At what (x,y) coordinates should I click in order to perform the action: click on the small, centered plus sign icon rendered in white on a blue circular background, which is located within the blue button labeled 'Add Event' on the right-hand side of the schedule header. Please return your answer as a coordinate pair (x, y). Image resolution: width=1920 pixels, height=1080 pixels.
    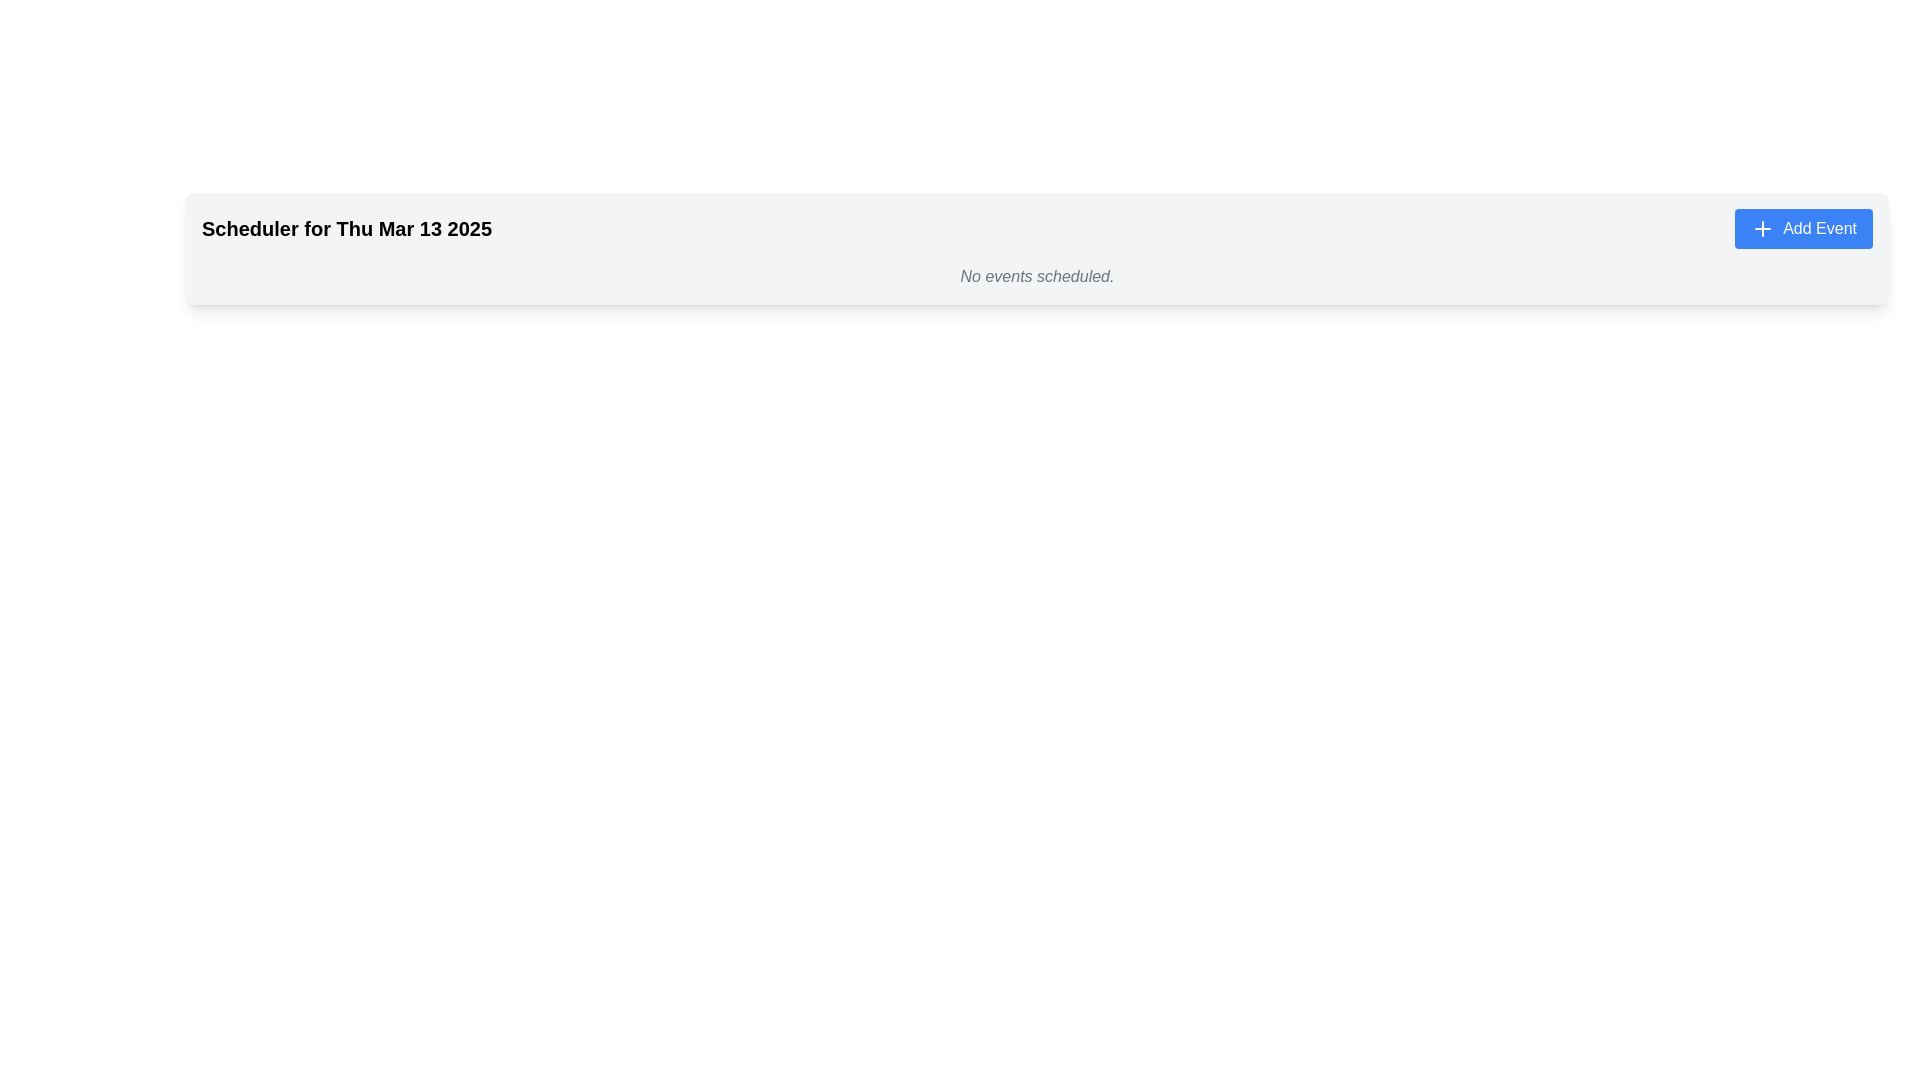
    Looking at the image, I should click on (1763, 227).